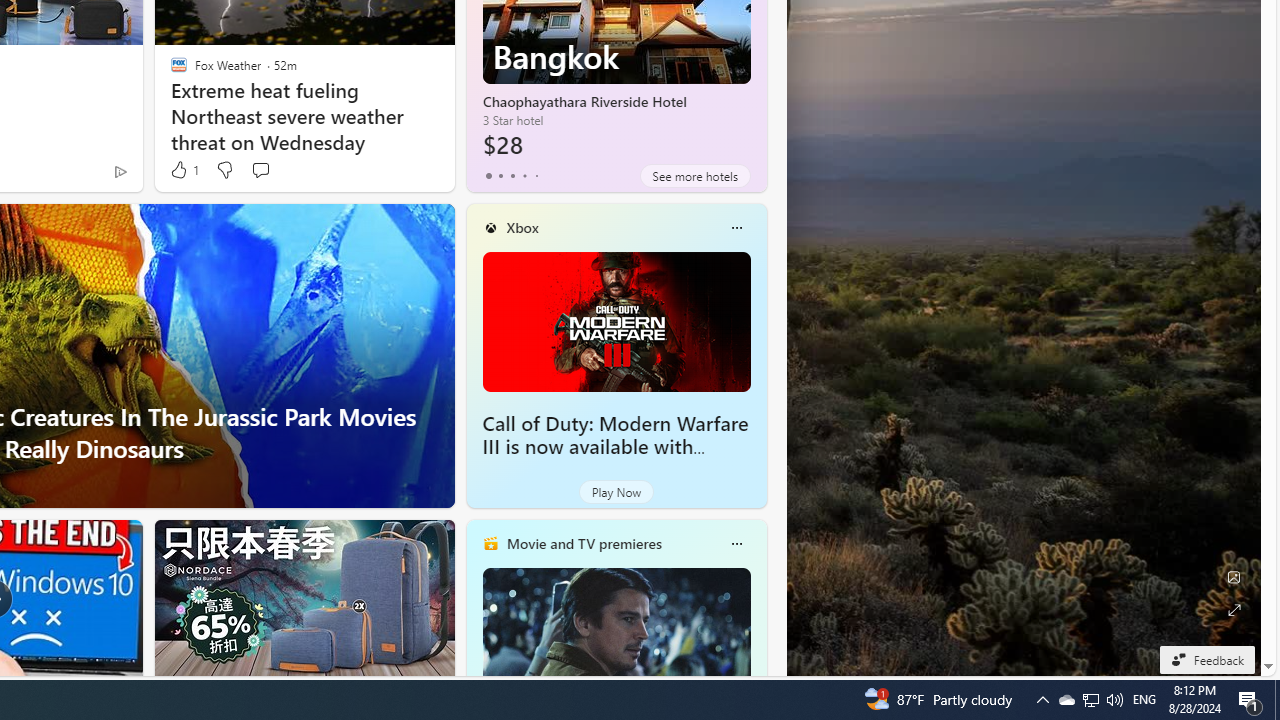 The width and height of the screenshot is (1280, 720). Describe the element at coordinates (536, 175) in the screenshot. I see `'tab-4'` at that location.